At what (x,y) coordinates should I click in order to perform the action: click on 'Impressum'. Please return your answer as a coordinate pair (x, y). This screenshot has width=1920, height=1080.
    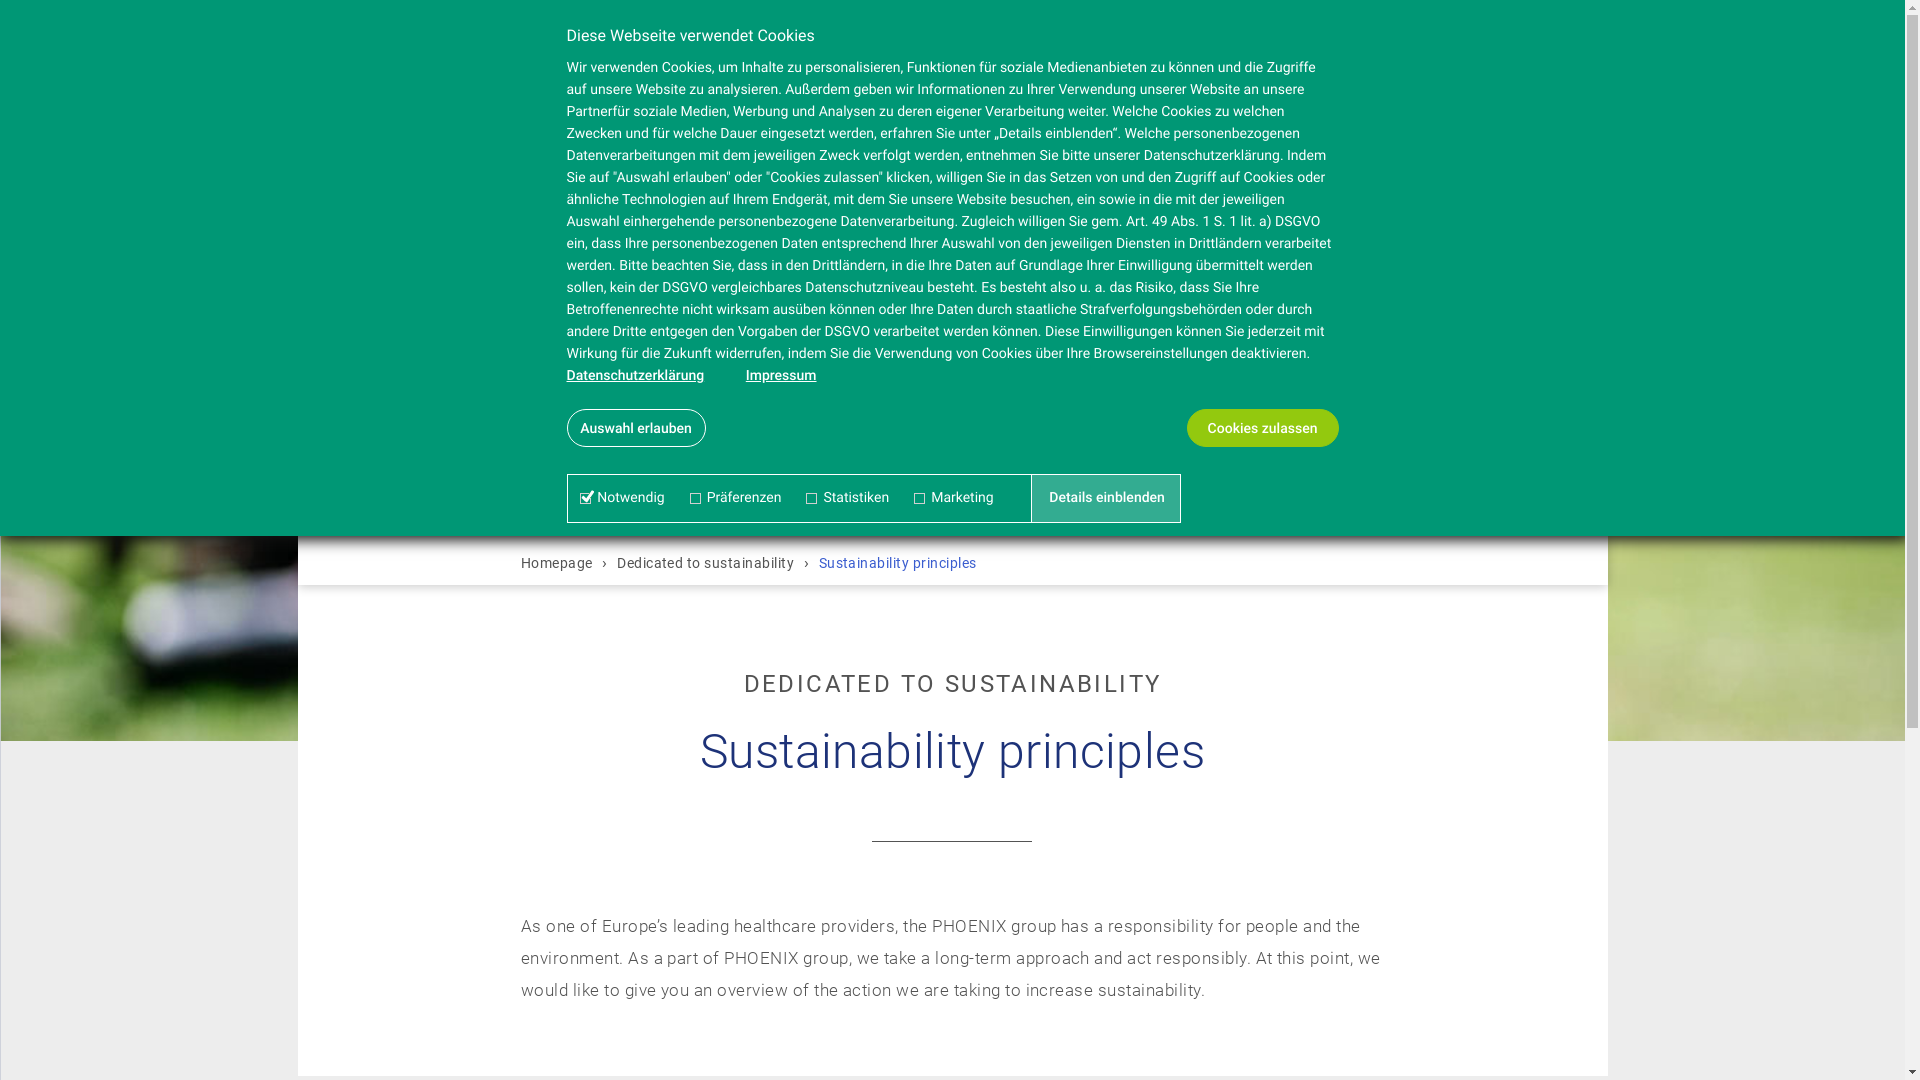
    Looking at the image, I should click on (780, 375).